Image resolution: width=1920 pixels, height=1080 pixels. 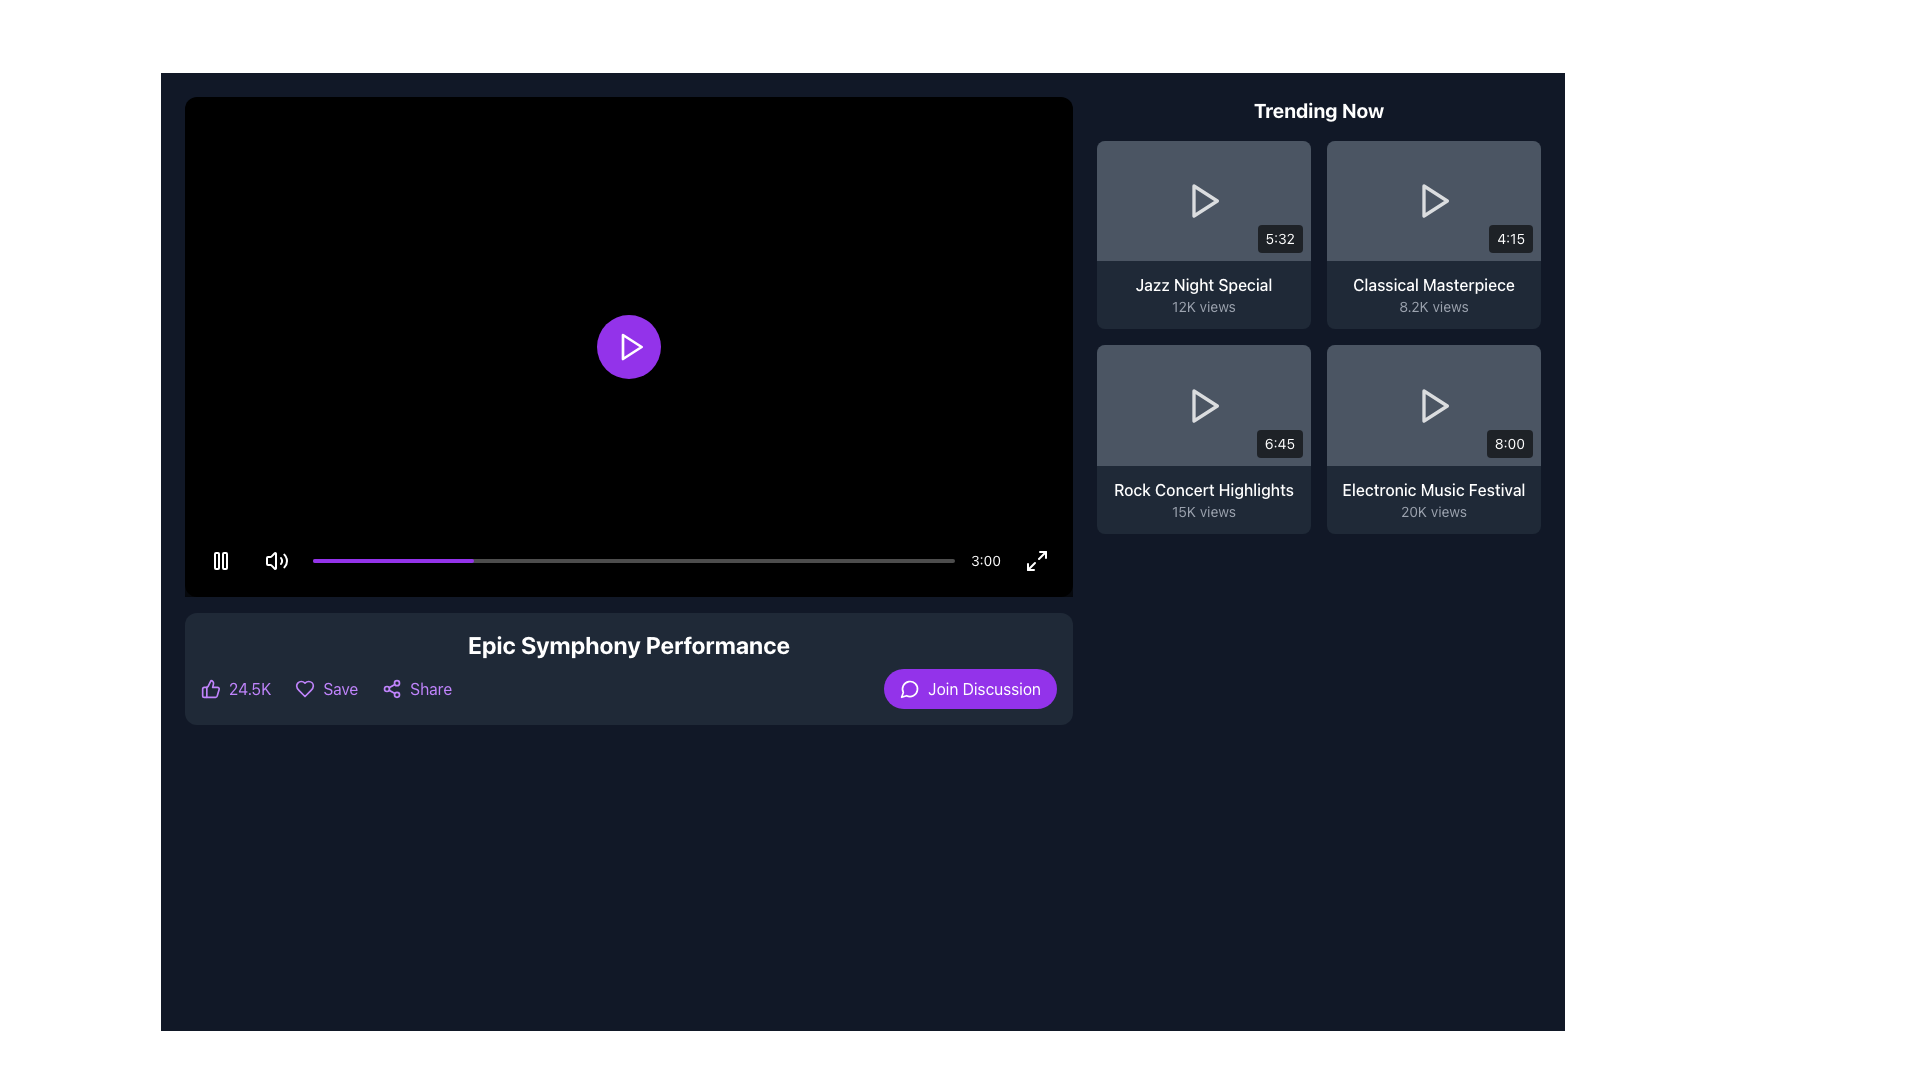 I want to click on the Text label displaying '12K views' located below 'Jazz Night Special' in the 'Trending Now' section, so click(x=1203, y=307).